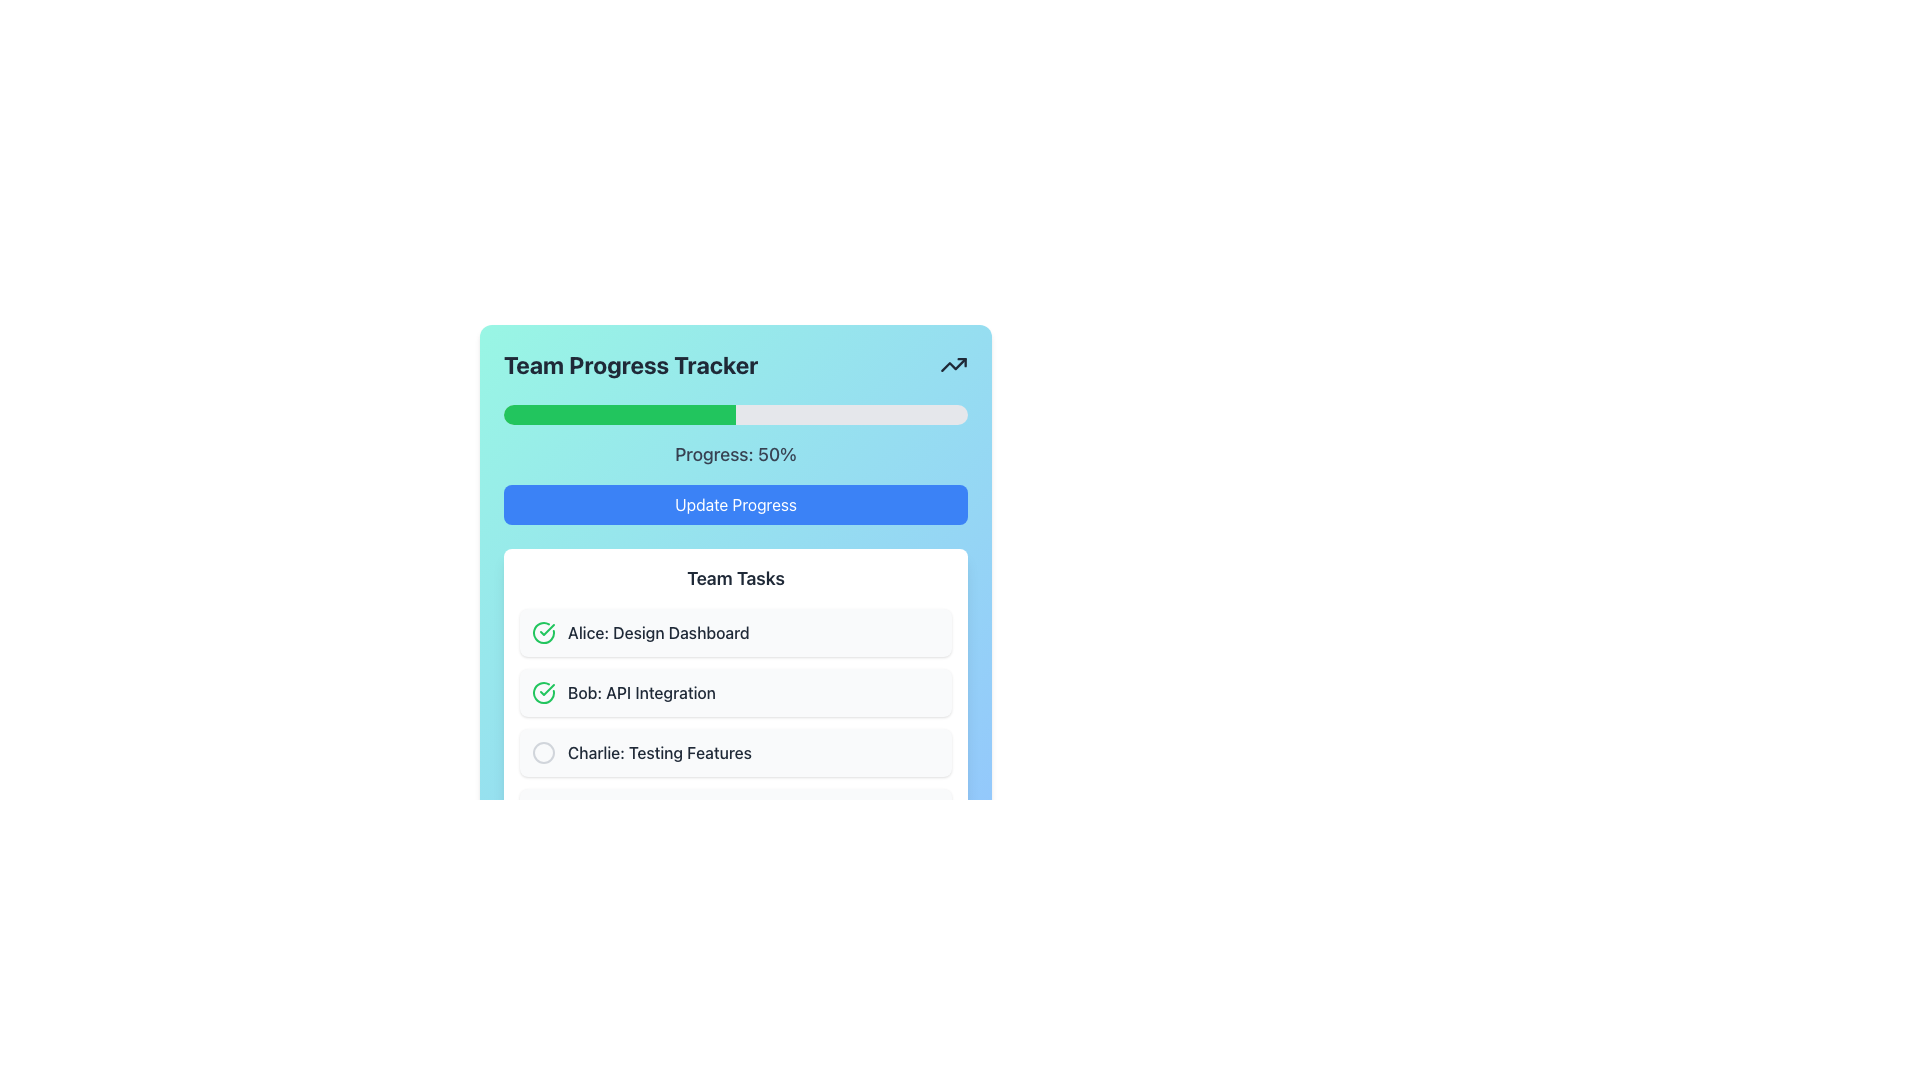 The image size is (1920, 1080). Describe the element at coordinates (543, 752) in the screenshot. I see `the status indicator icon located on the leftmost side of the third row in the 'Team Tasks' section of the 'Charlie: Testing Features' task` at that location.